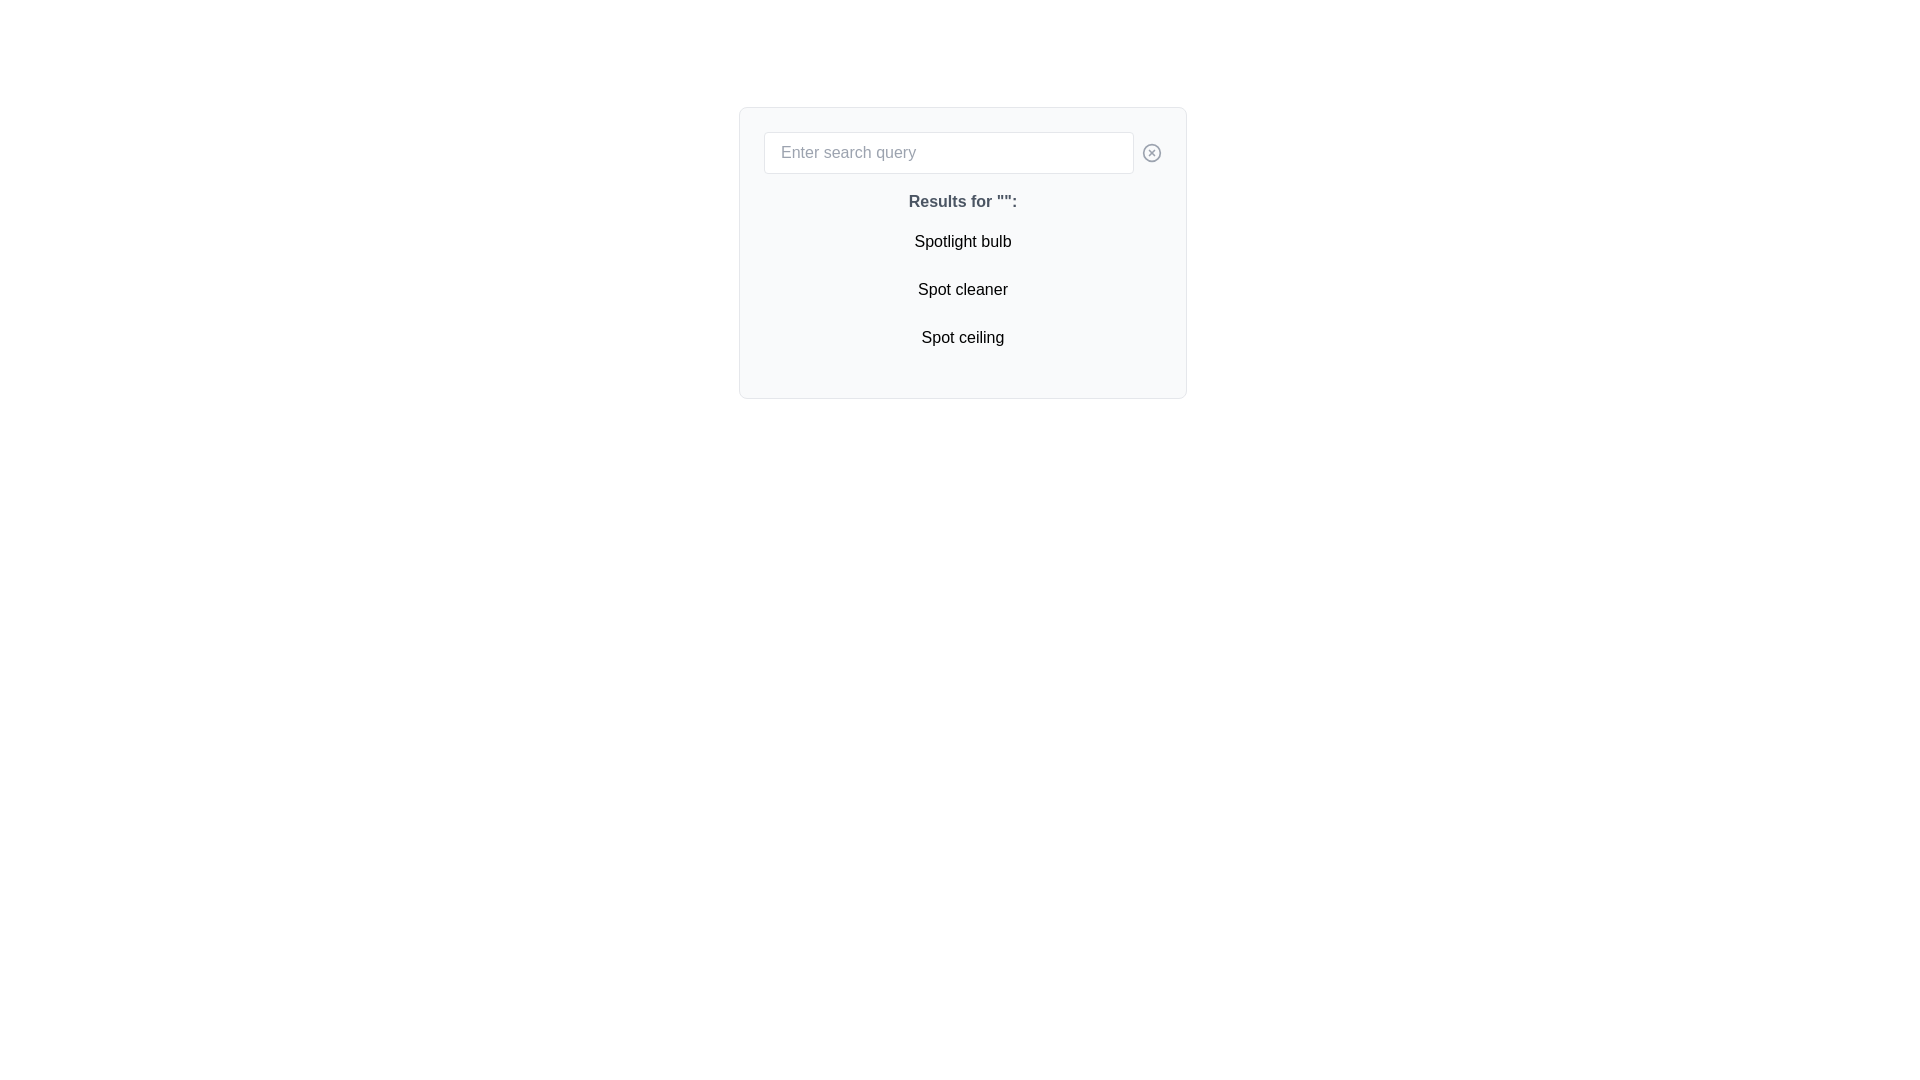 The width and height of the screenshot is (1920, 1080). What do you see at coordinates (928, 240) in the screenshot?
I see `the third character 'o' in the text 'Spotlight bulb', which is located between 'S' and 'o'` at bounding box center [928, 240].